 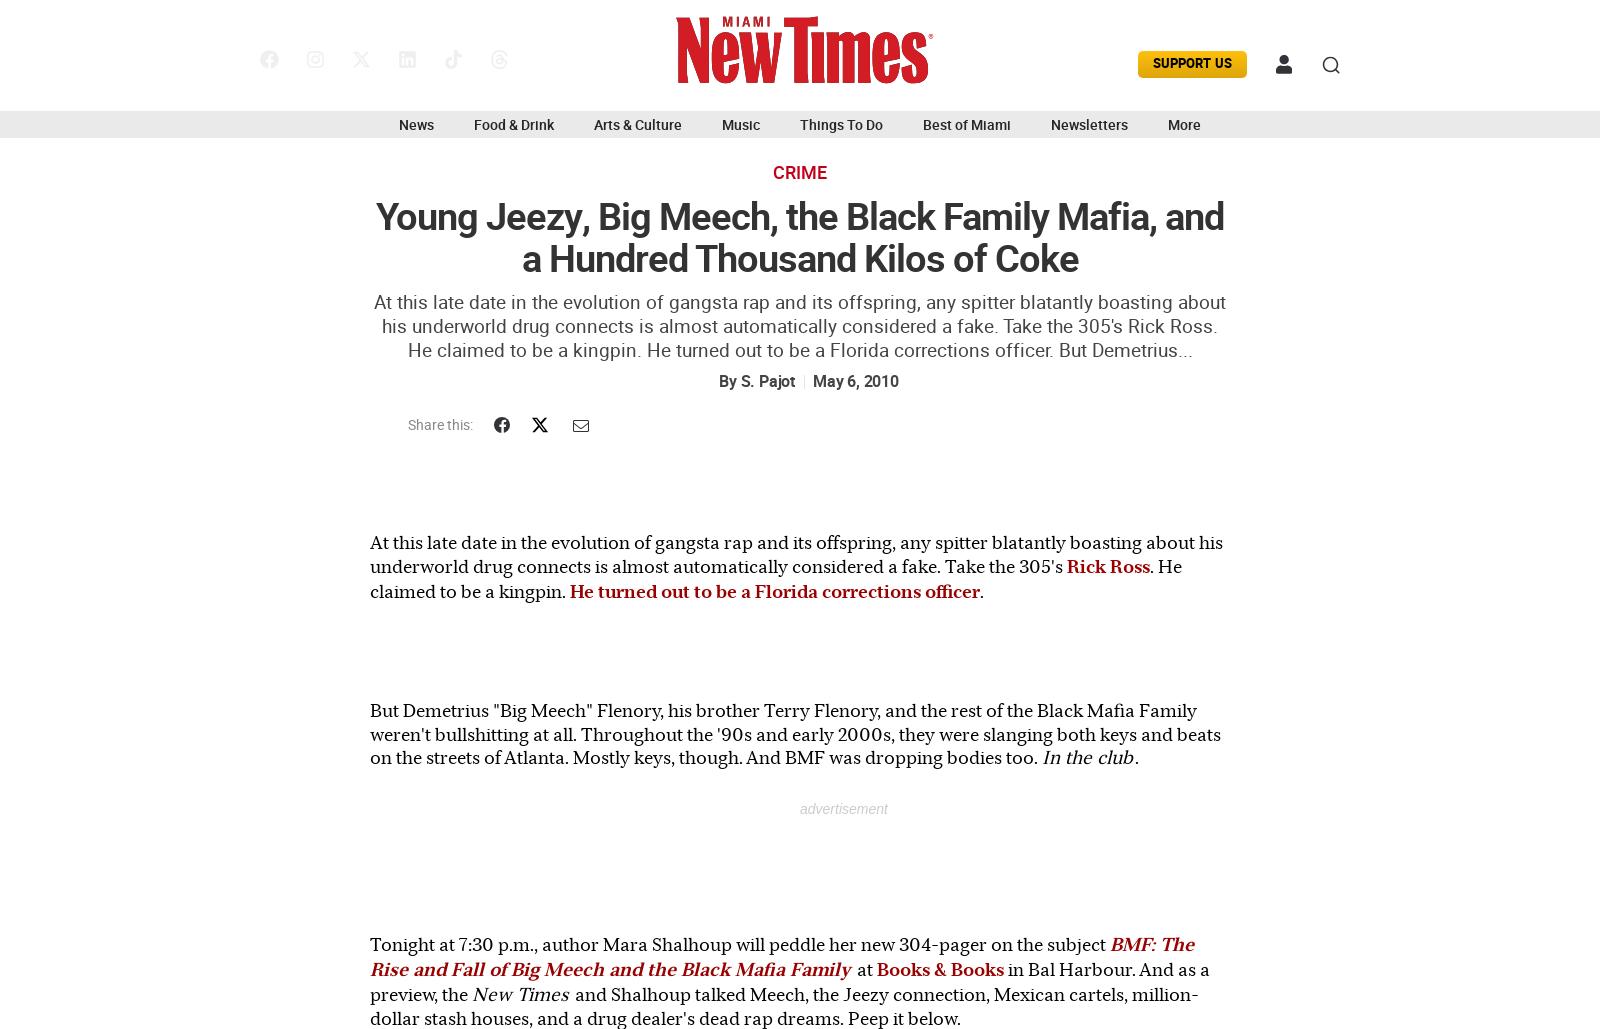 I want to click on 'At this late date in the evolution of gangsta rap and its offspring, any spitter blatantly boasting about his underworld drug connects is almost automatically considered a fake. Take the 305's Rick Ross. He claimed to be a kingpin. He turned out to be a Florida corrections officer. But Demetrius...', so click(x=374, y=325).